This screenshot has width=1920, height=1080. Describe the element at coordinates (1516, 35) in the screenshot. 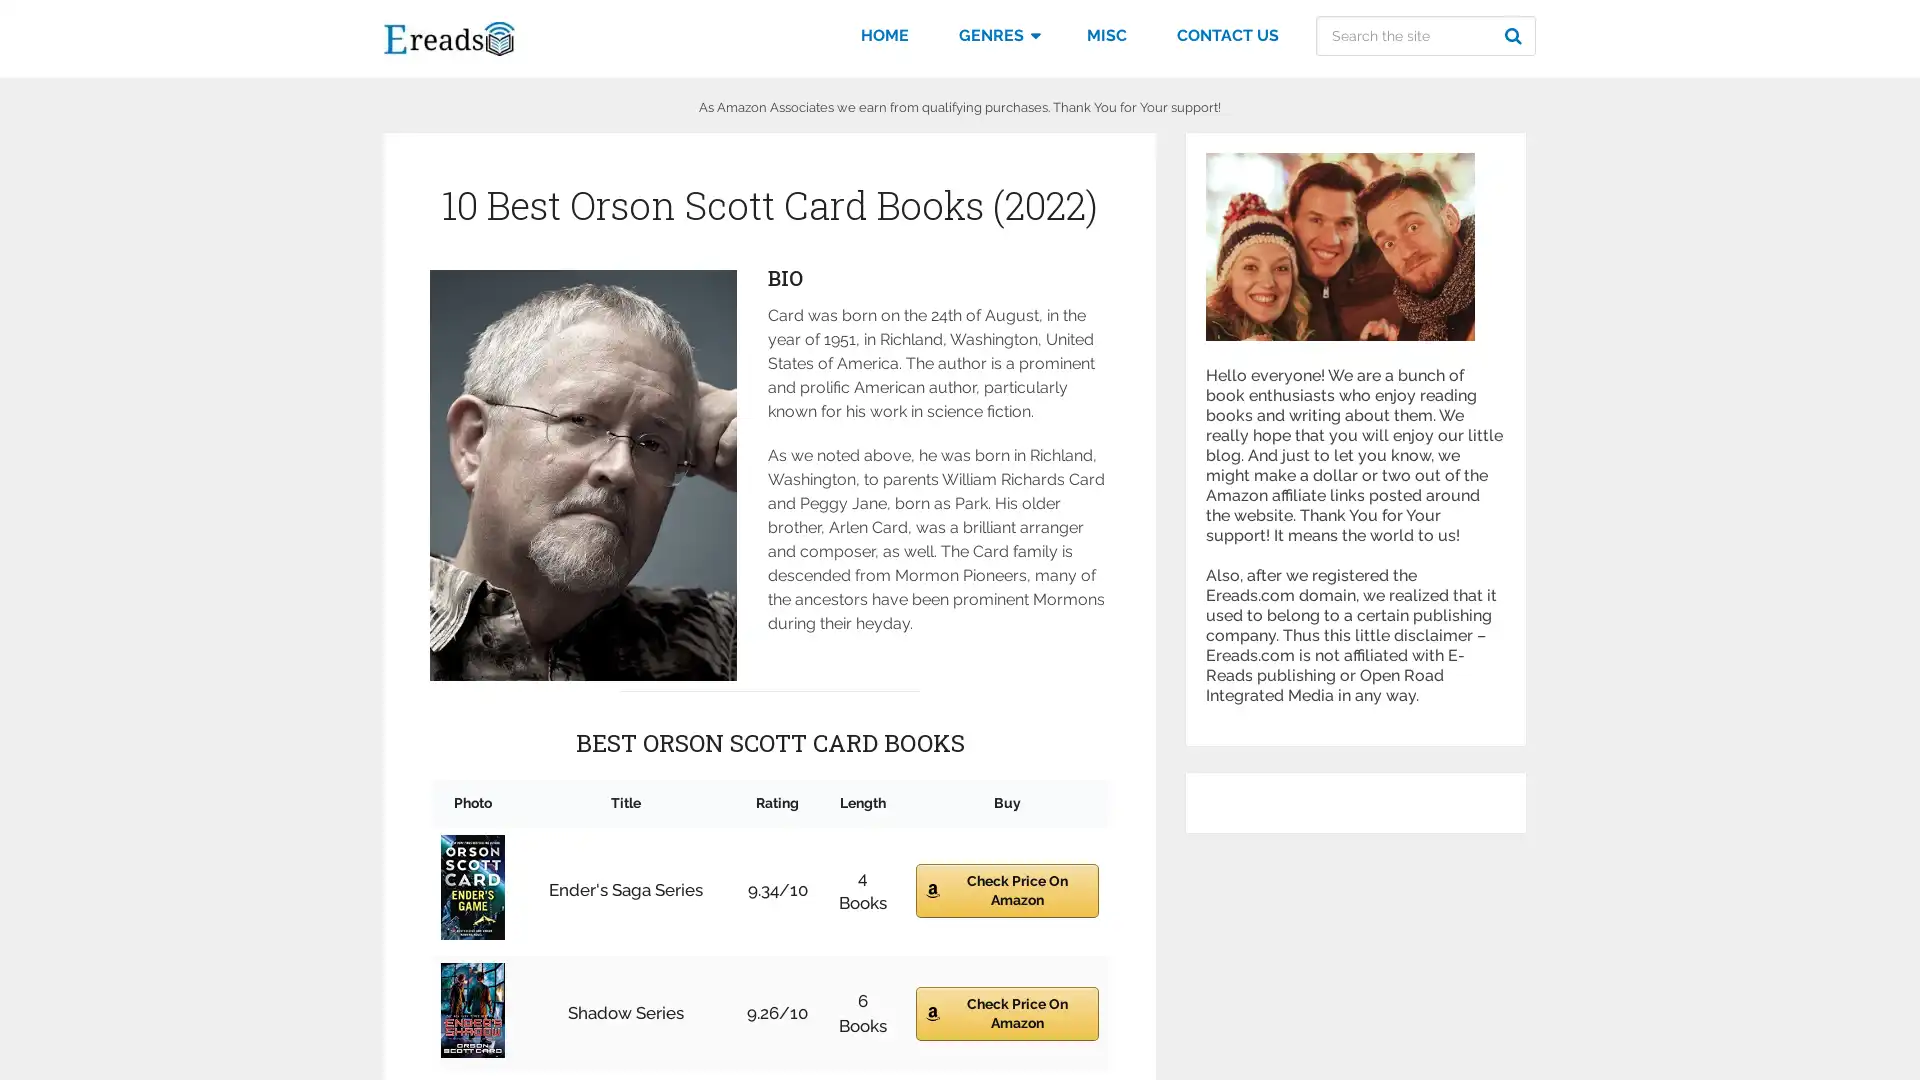

I see `Search` at that location.